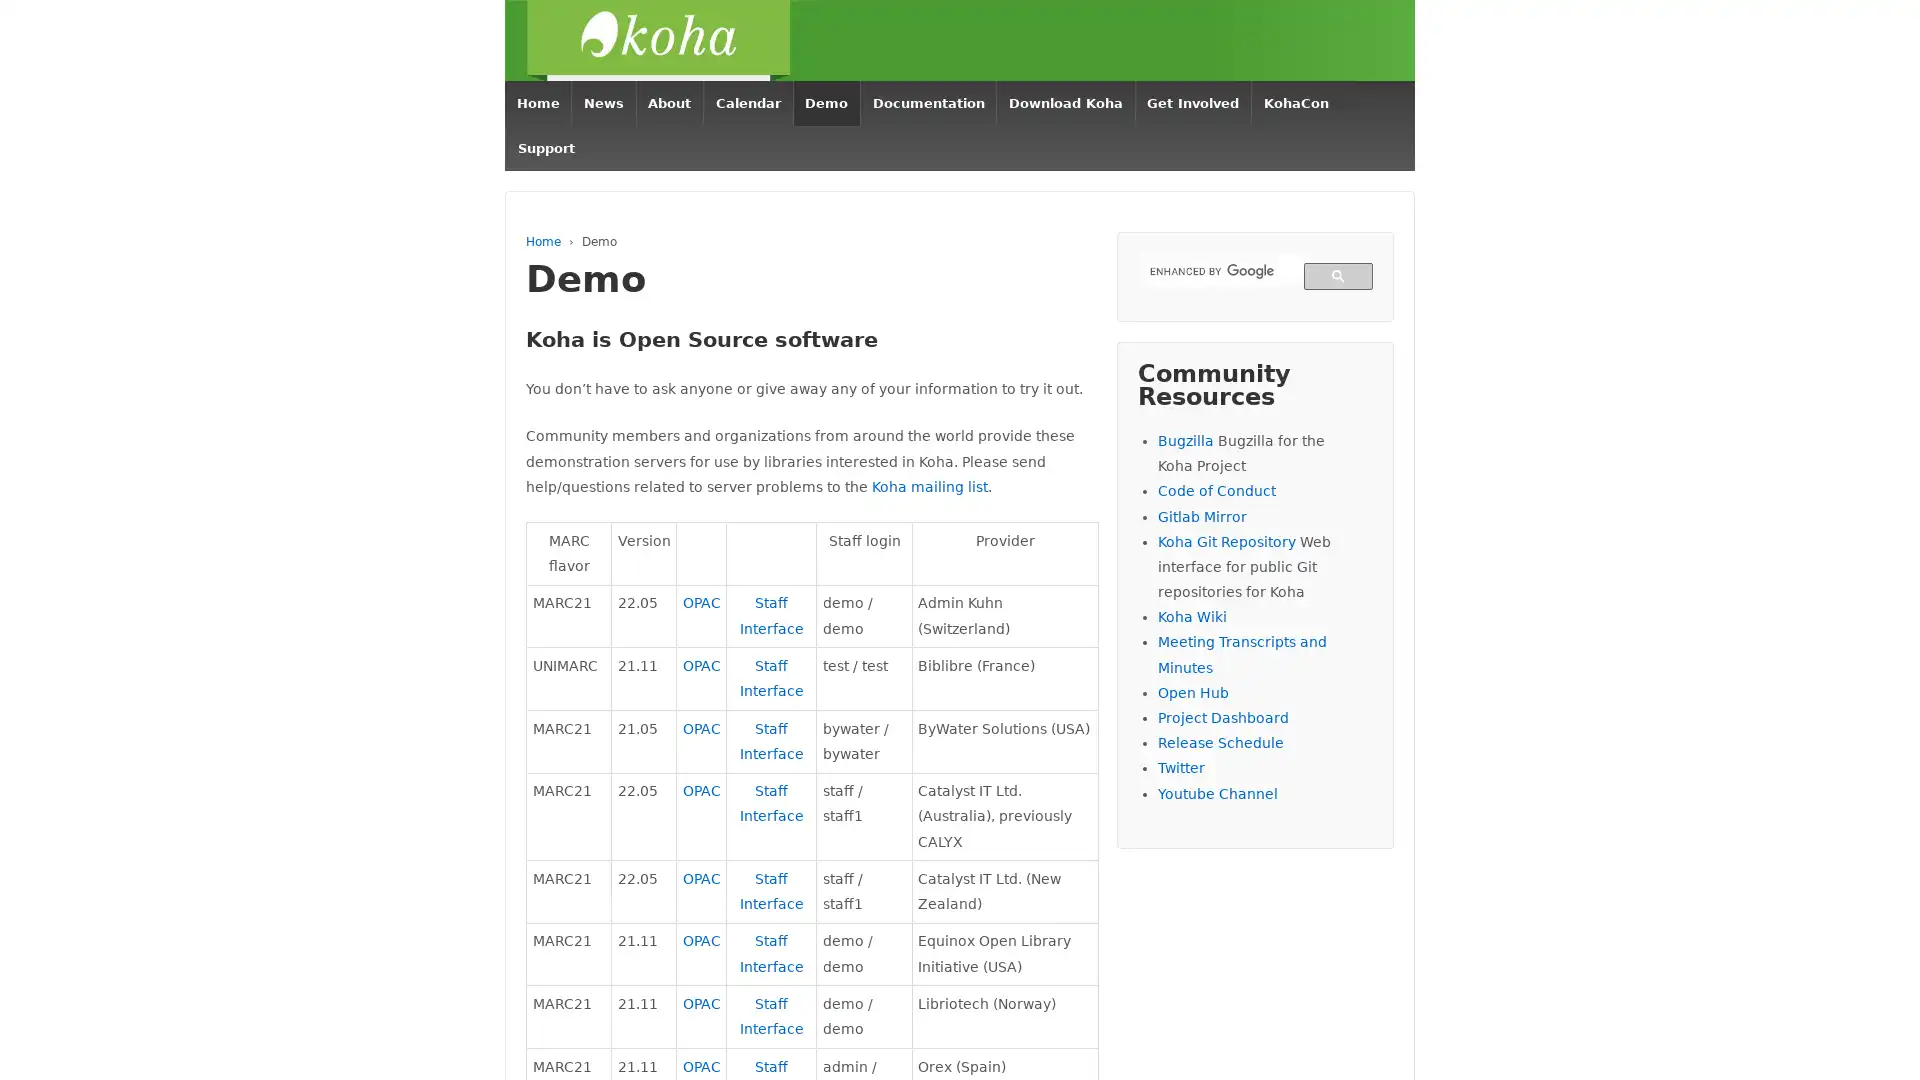 This screenshot has width=1920, height=1080. Describe the element at coordinates (1337, 275) in the screenshot. I see `search` at that location.